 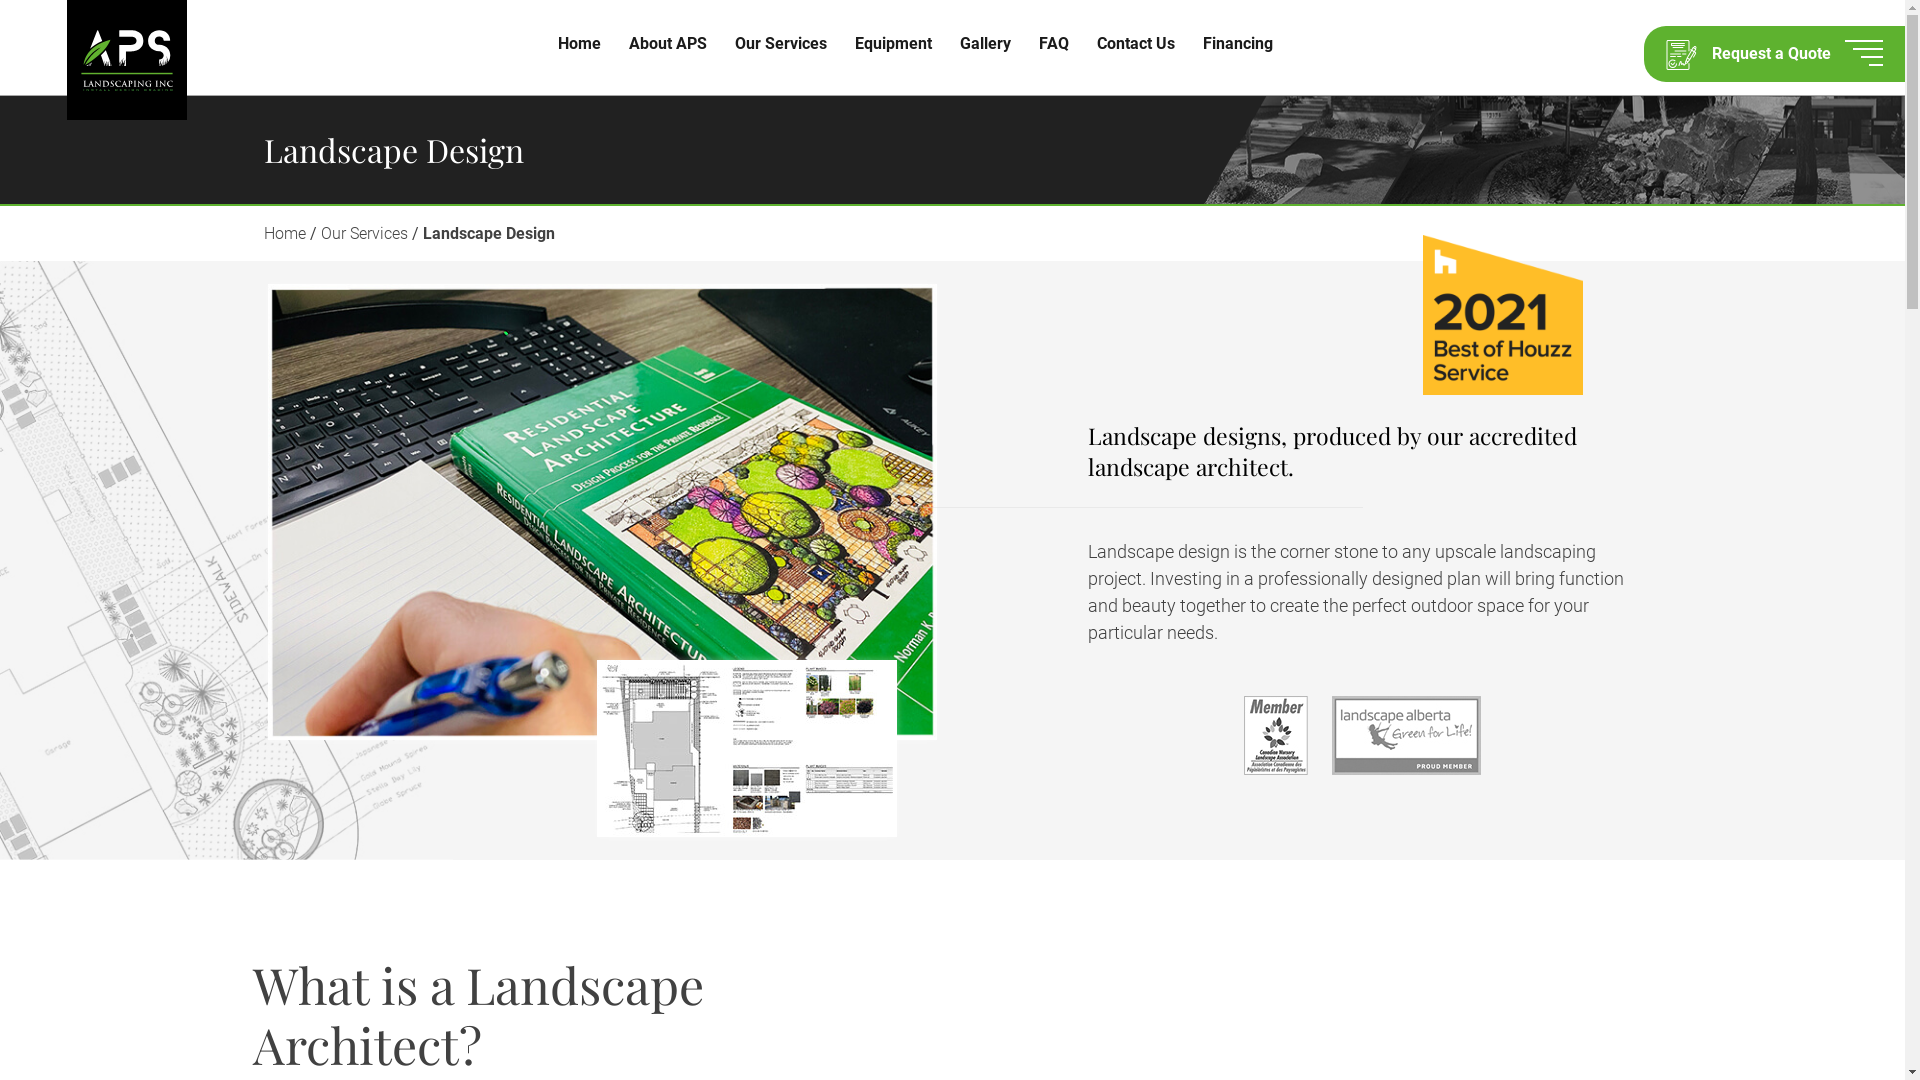 I want to click on 'FAQ', so click(x=1053, y=43).